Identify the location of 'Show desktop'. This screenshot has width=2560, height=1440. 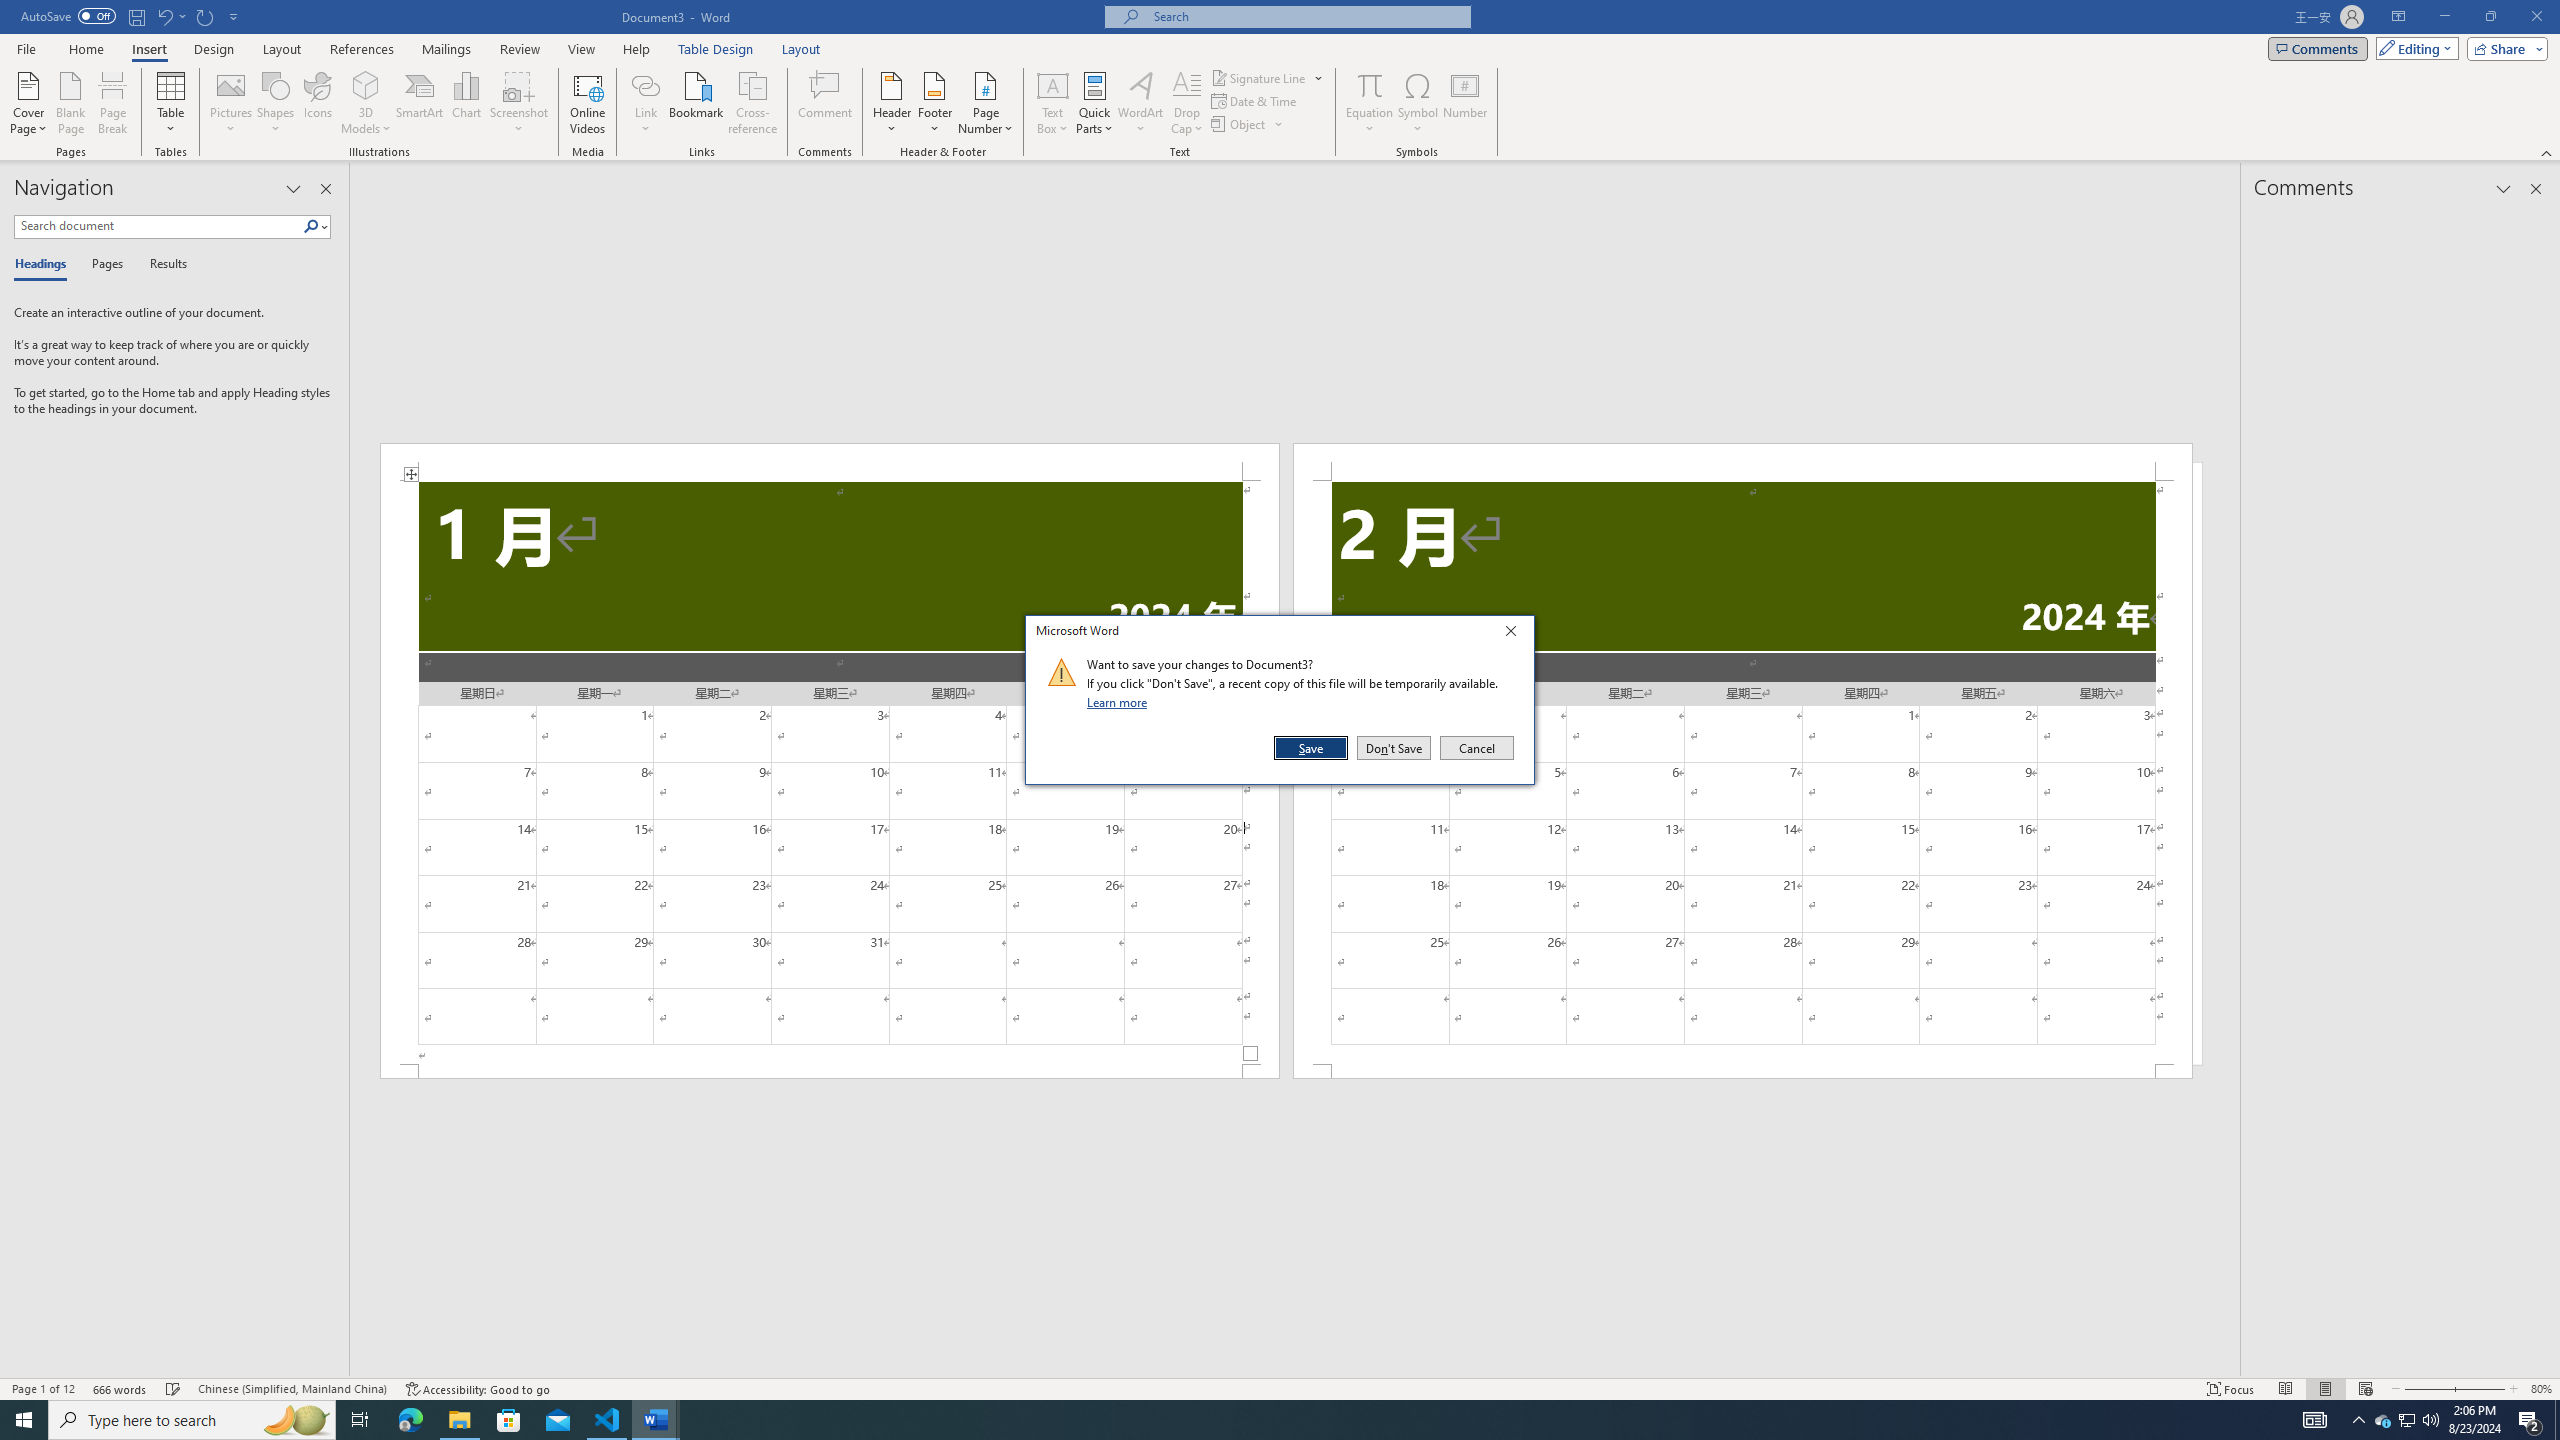
(2556, 1418).